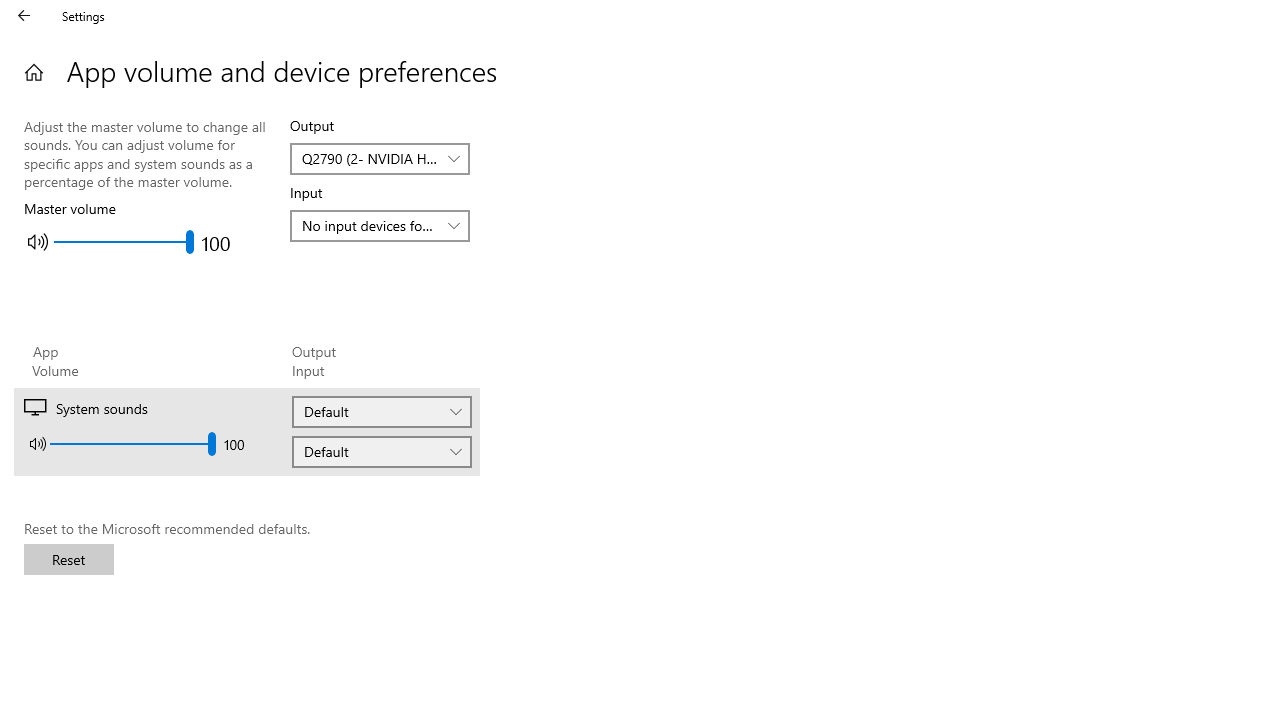  I want to click on 'Adjust the master output volume', so click(123, 240).